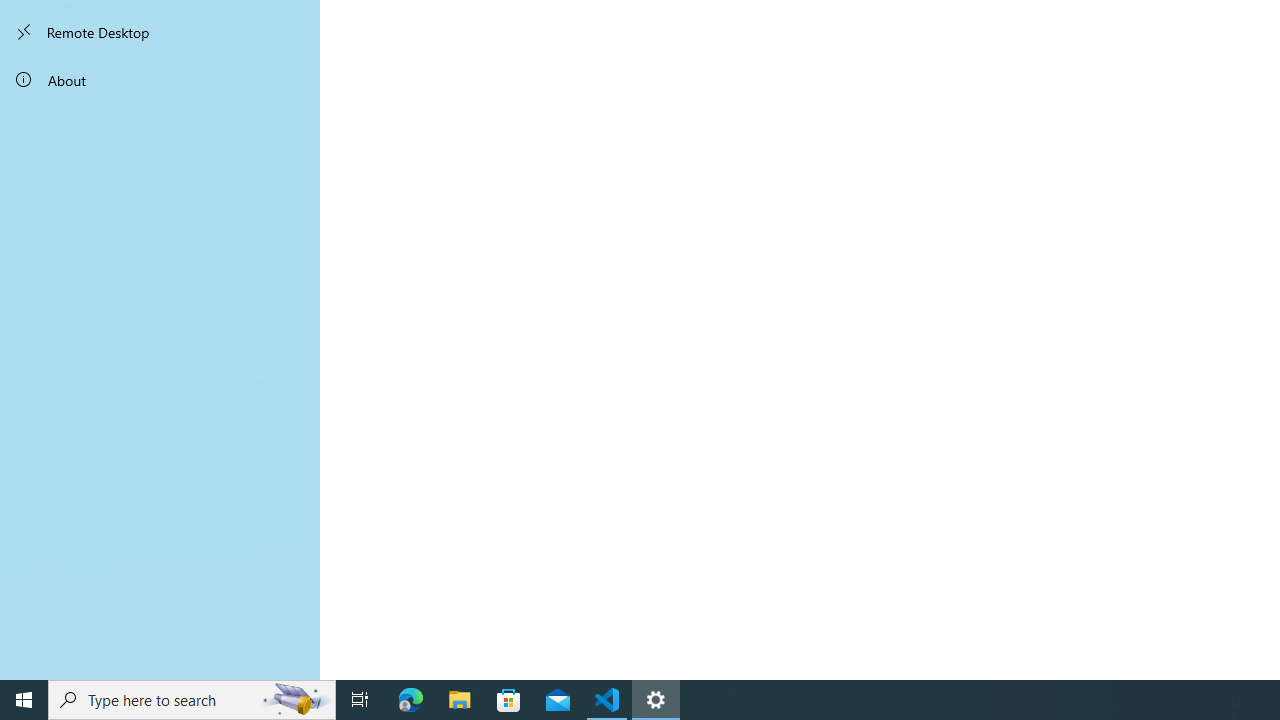  Describe the element at coordinates (192, 698) in the screenshot. I see `'Type here to search'` at that location.